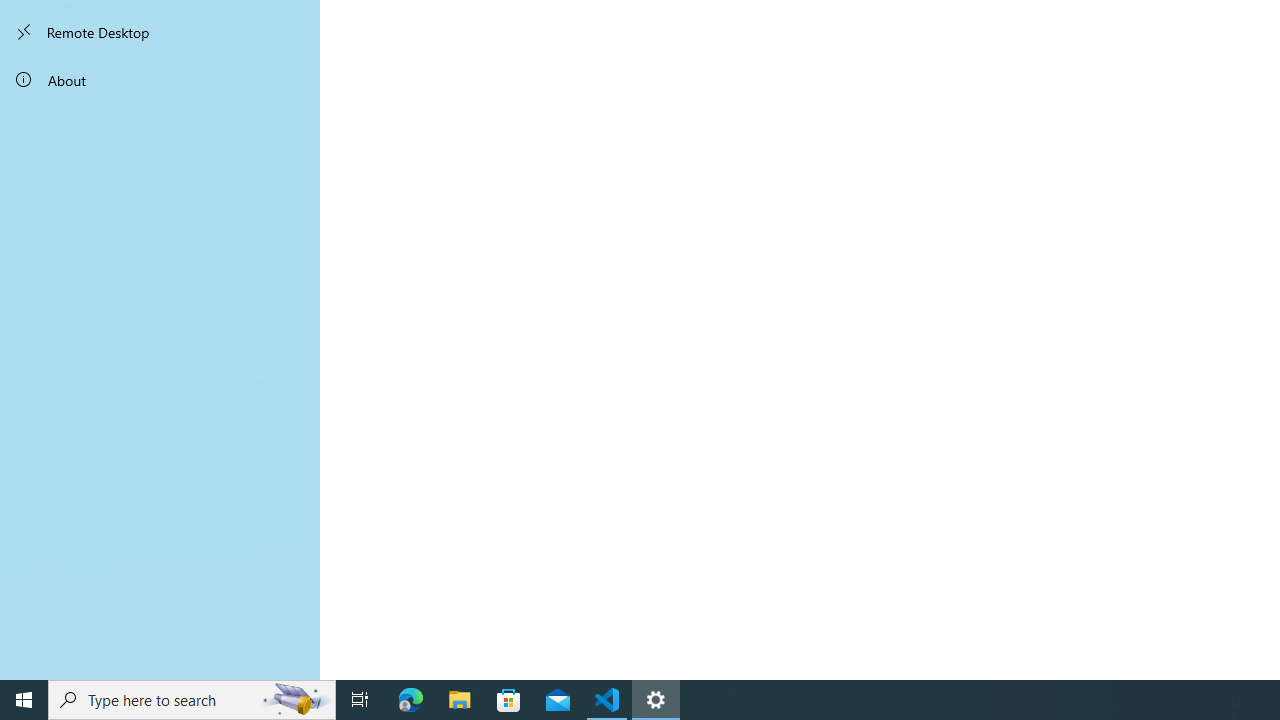  Describe the element at coordinates (192, 698) in the screenshot. I see `'Type here to search'` at that location.